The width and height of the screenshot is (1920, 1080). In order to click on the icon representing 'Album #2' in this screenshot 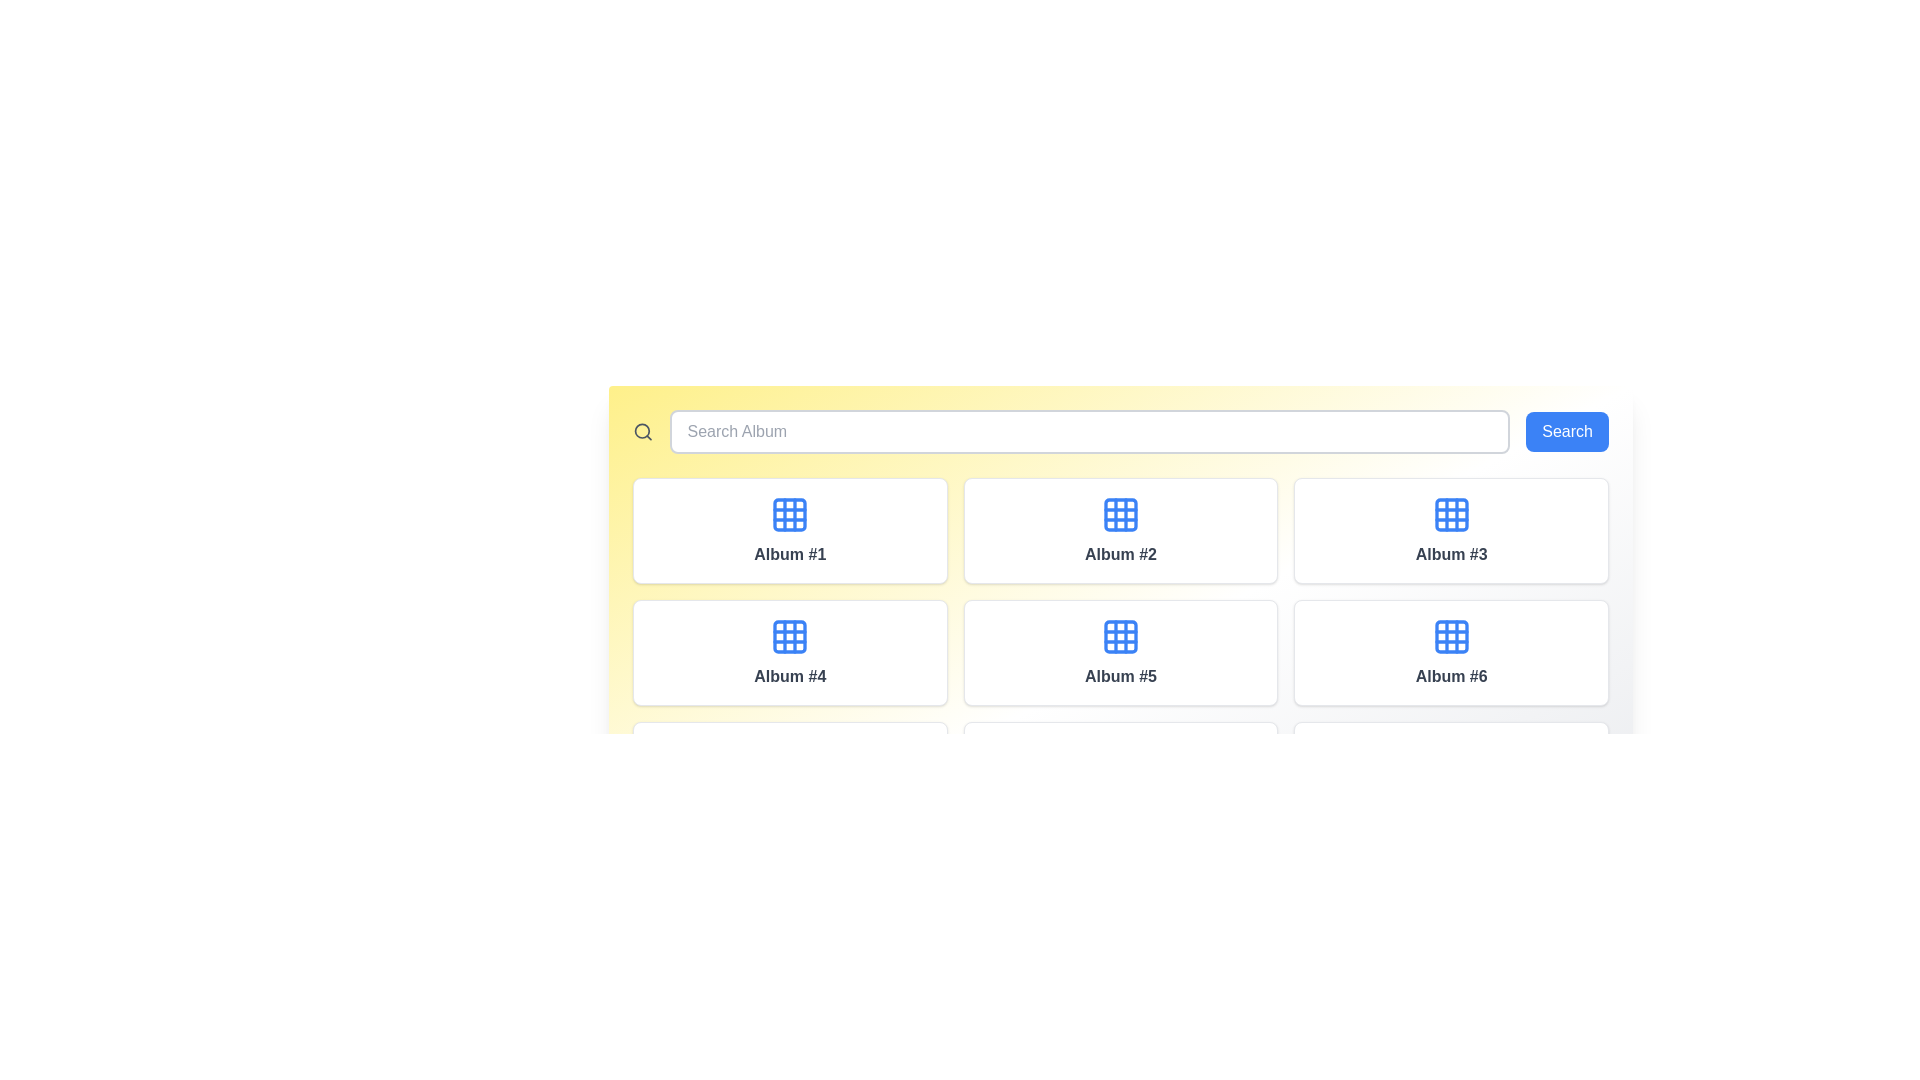, I will do `click(1120, 514)`.